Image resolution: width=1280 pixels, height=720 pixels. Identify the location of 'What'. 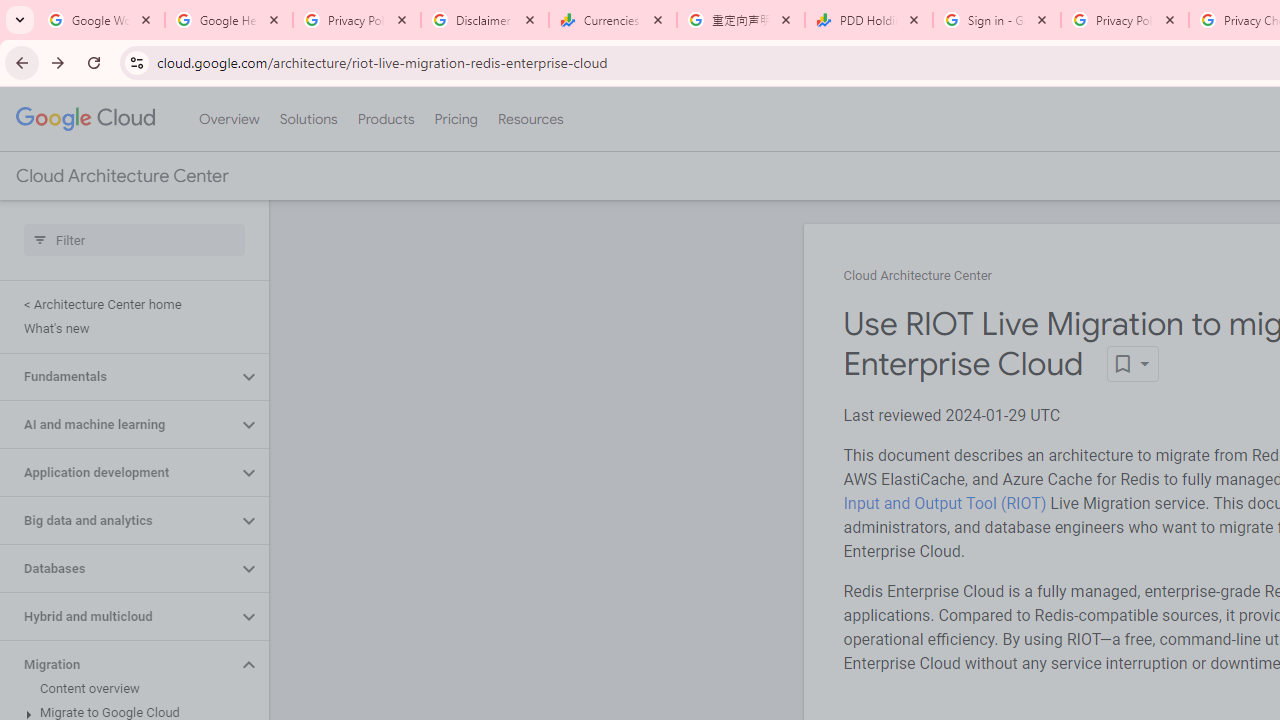
(129, 328).